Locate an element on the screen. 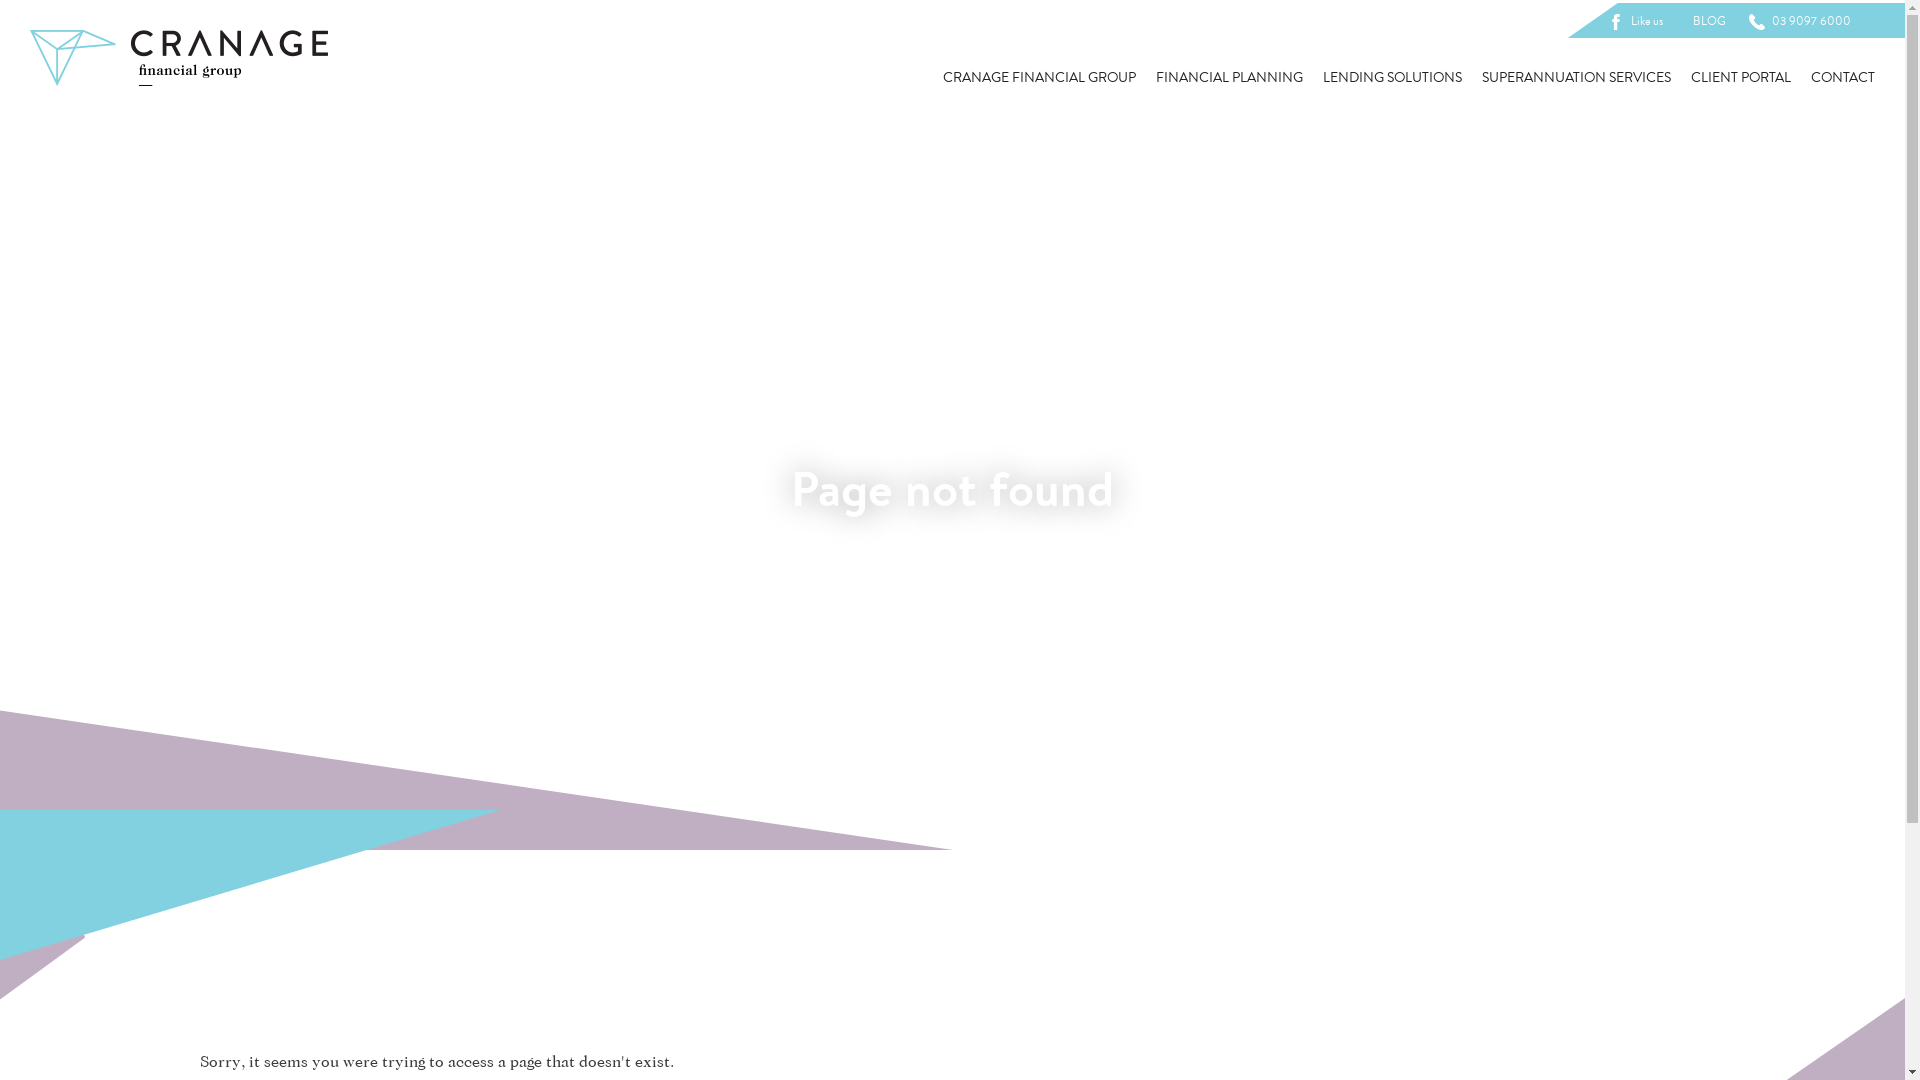 This screenshot has width=1920, height=1080. 'FINANCIAL PLANNING' is located at coordinates (1156, 77).